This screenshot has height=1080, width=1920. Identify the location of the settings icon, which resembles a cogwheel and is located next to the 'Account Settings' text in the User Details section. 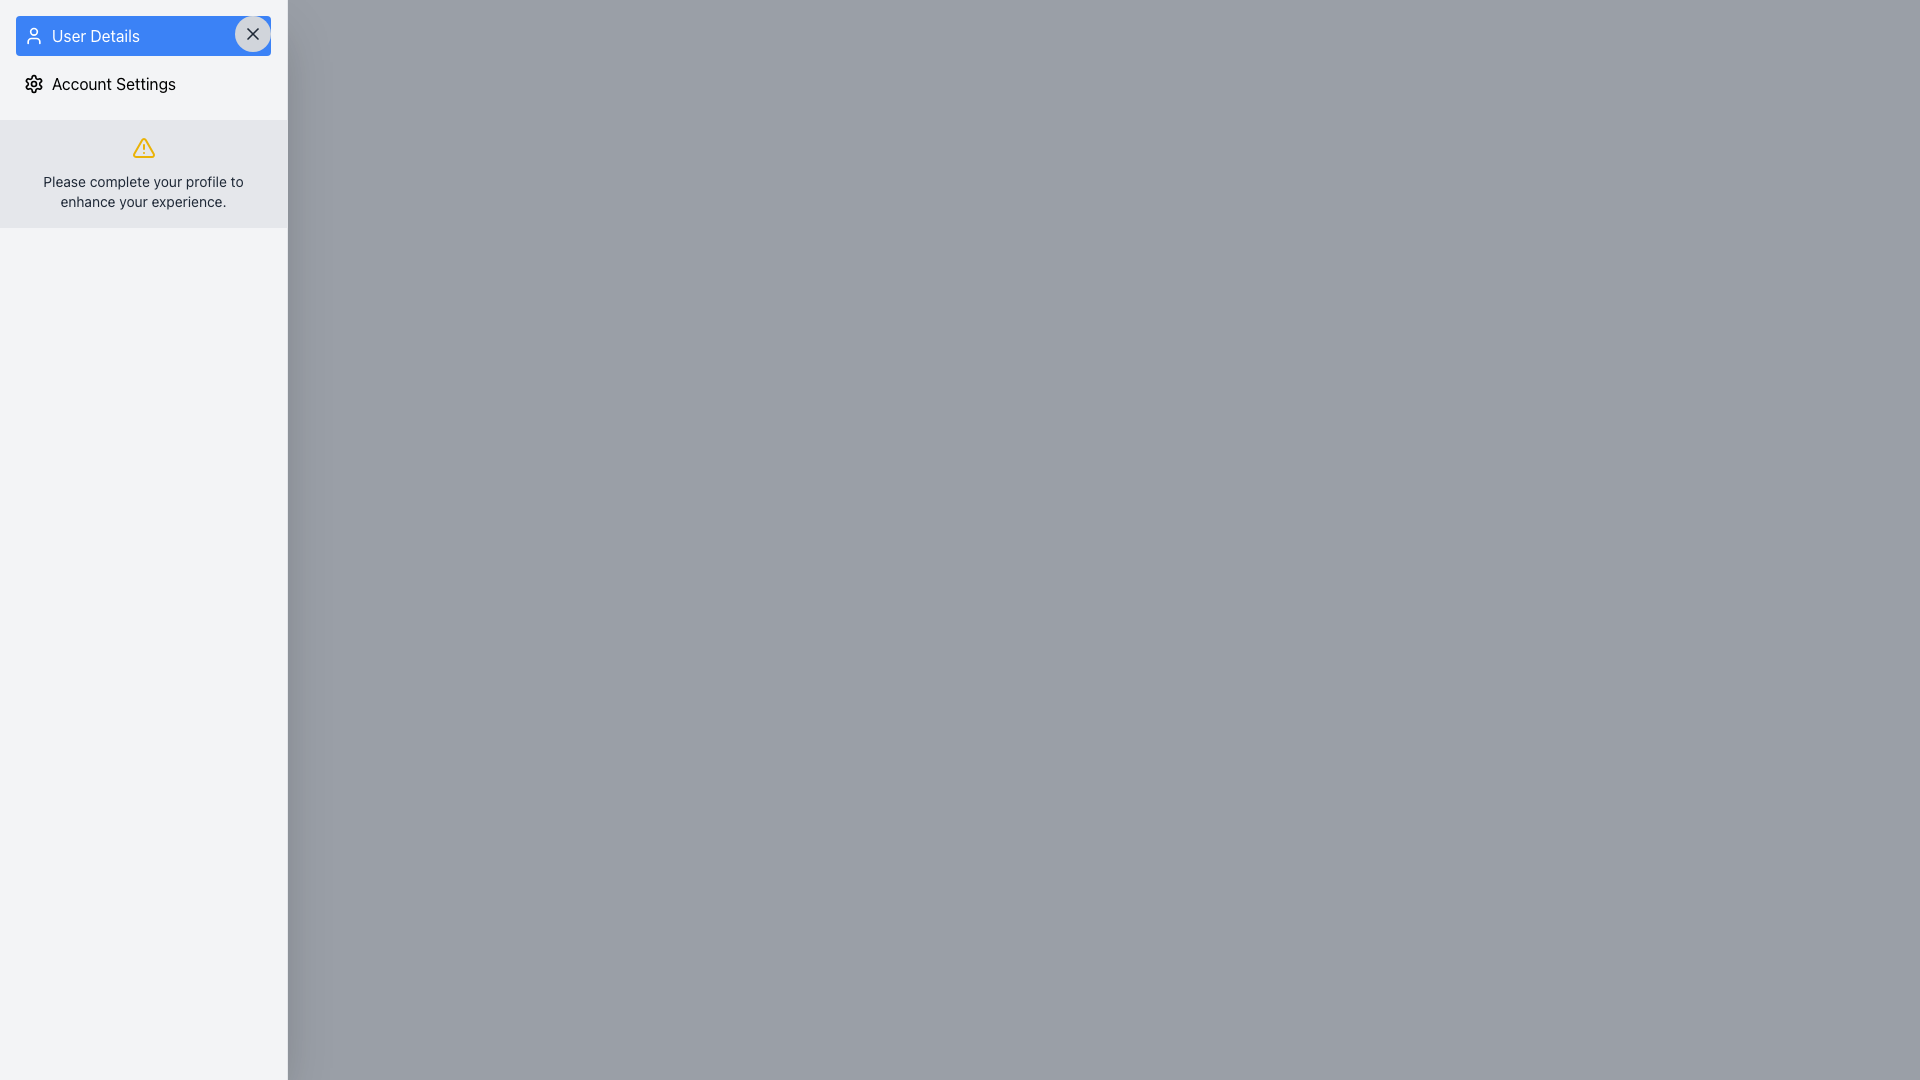
(33, 83).